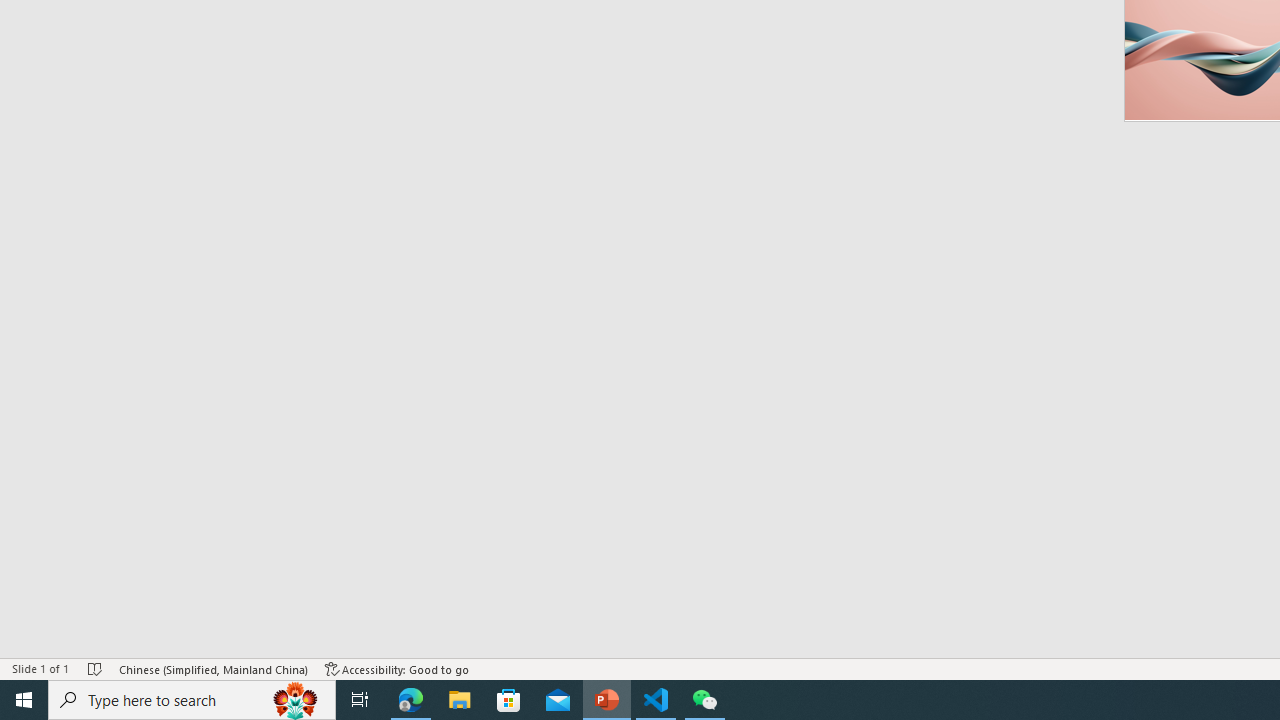 This screenshot has height=720, width=1280. I want to click on 'Accessibility Checker Accessibility: Good to go', so click(397, 669).